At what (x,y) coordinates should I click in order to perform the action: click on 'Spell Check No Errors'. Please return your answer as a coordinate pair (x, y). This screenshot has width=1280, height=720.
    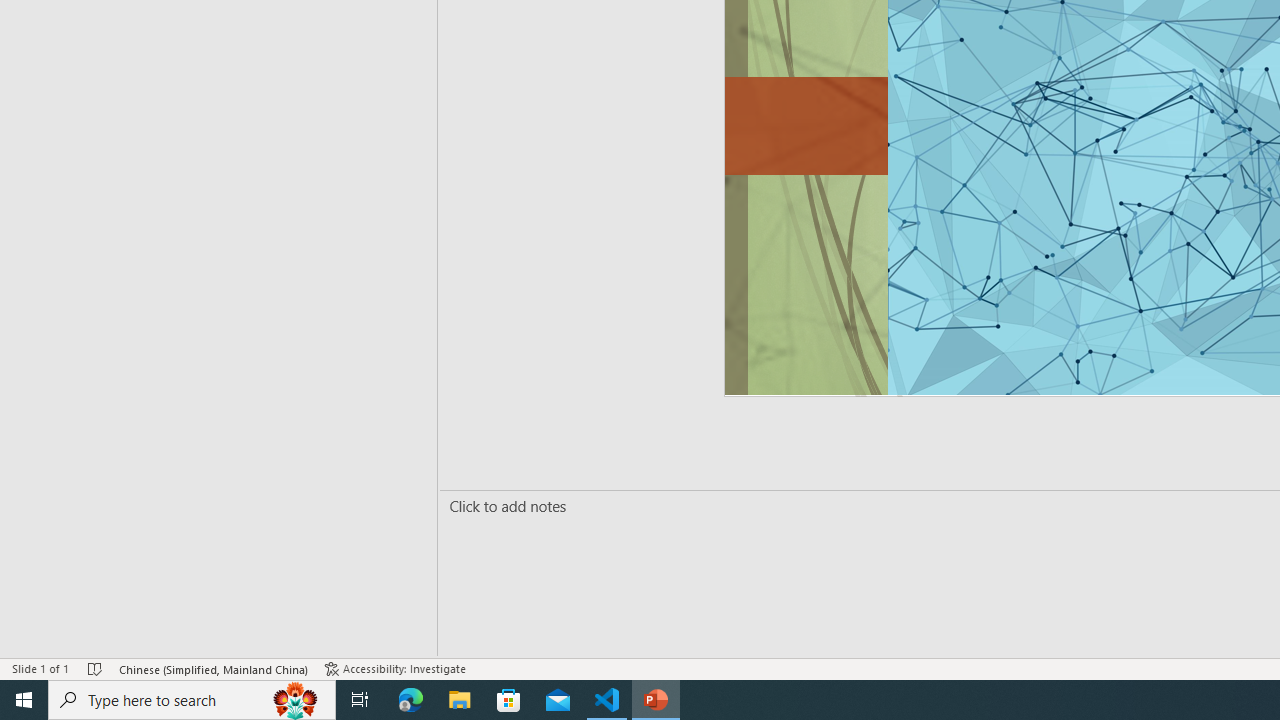
    Looking at the image, I should click on (95, 669).